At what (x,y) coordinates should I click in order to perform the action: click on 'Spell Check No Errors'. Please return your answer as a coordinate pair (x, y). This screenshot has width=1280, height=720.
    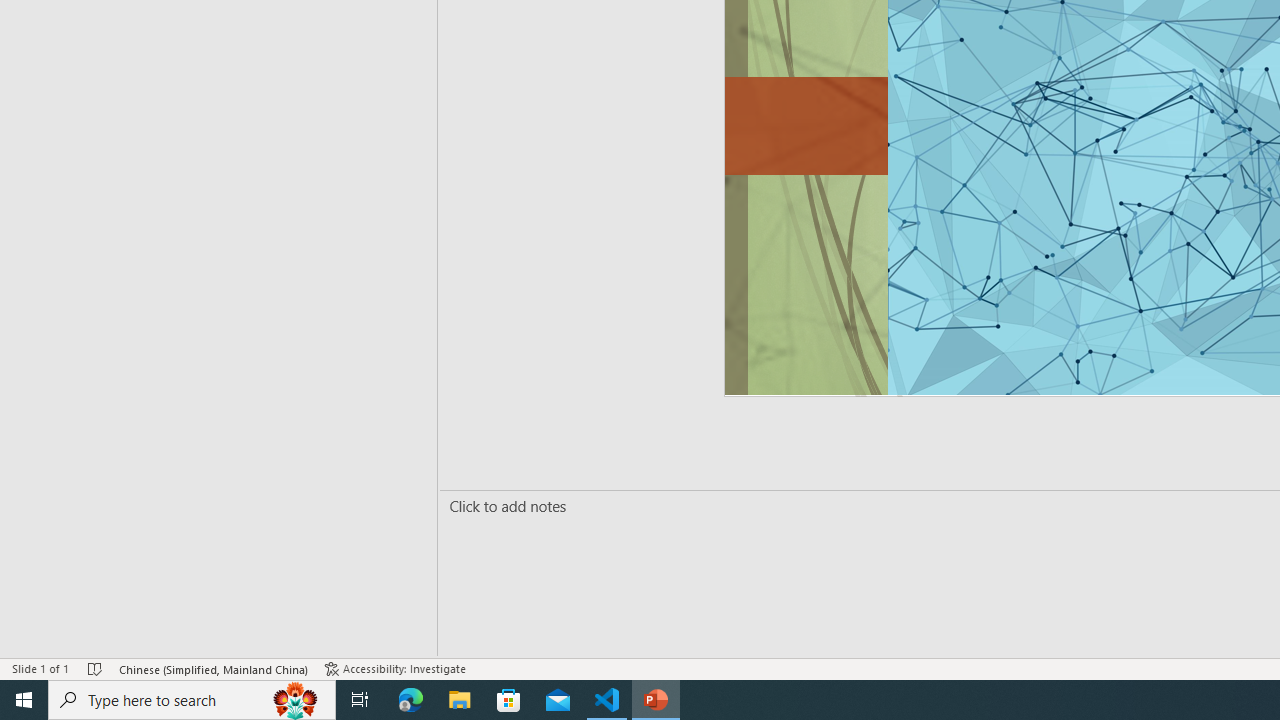
    Looking at the image, I should click on (95, 669).